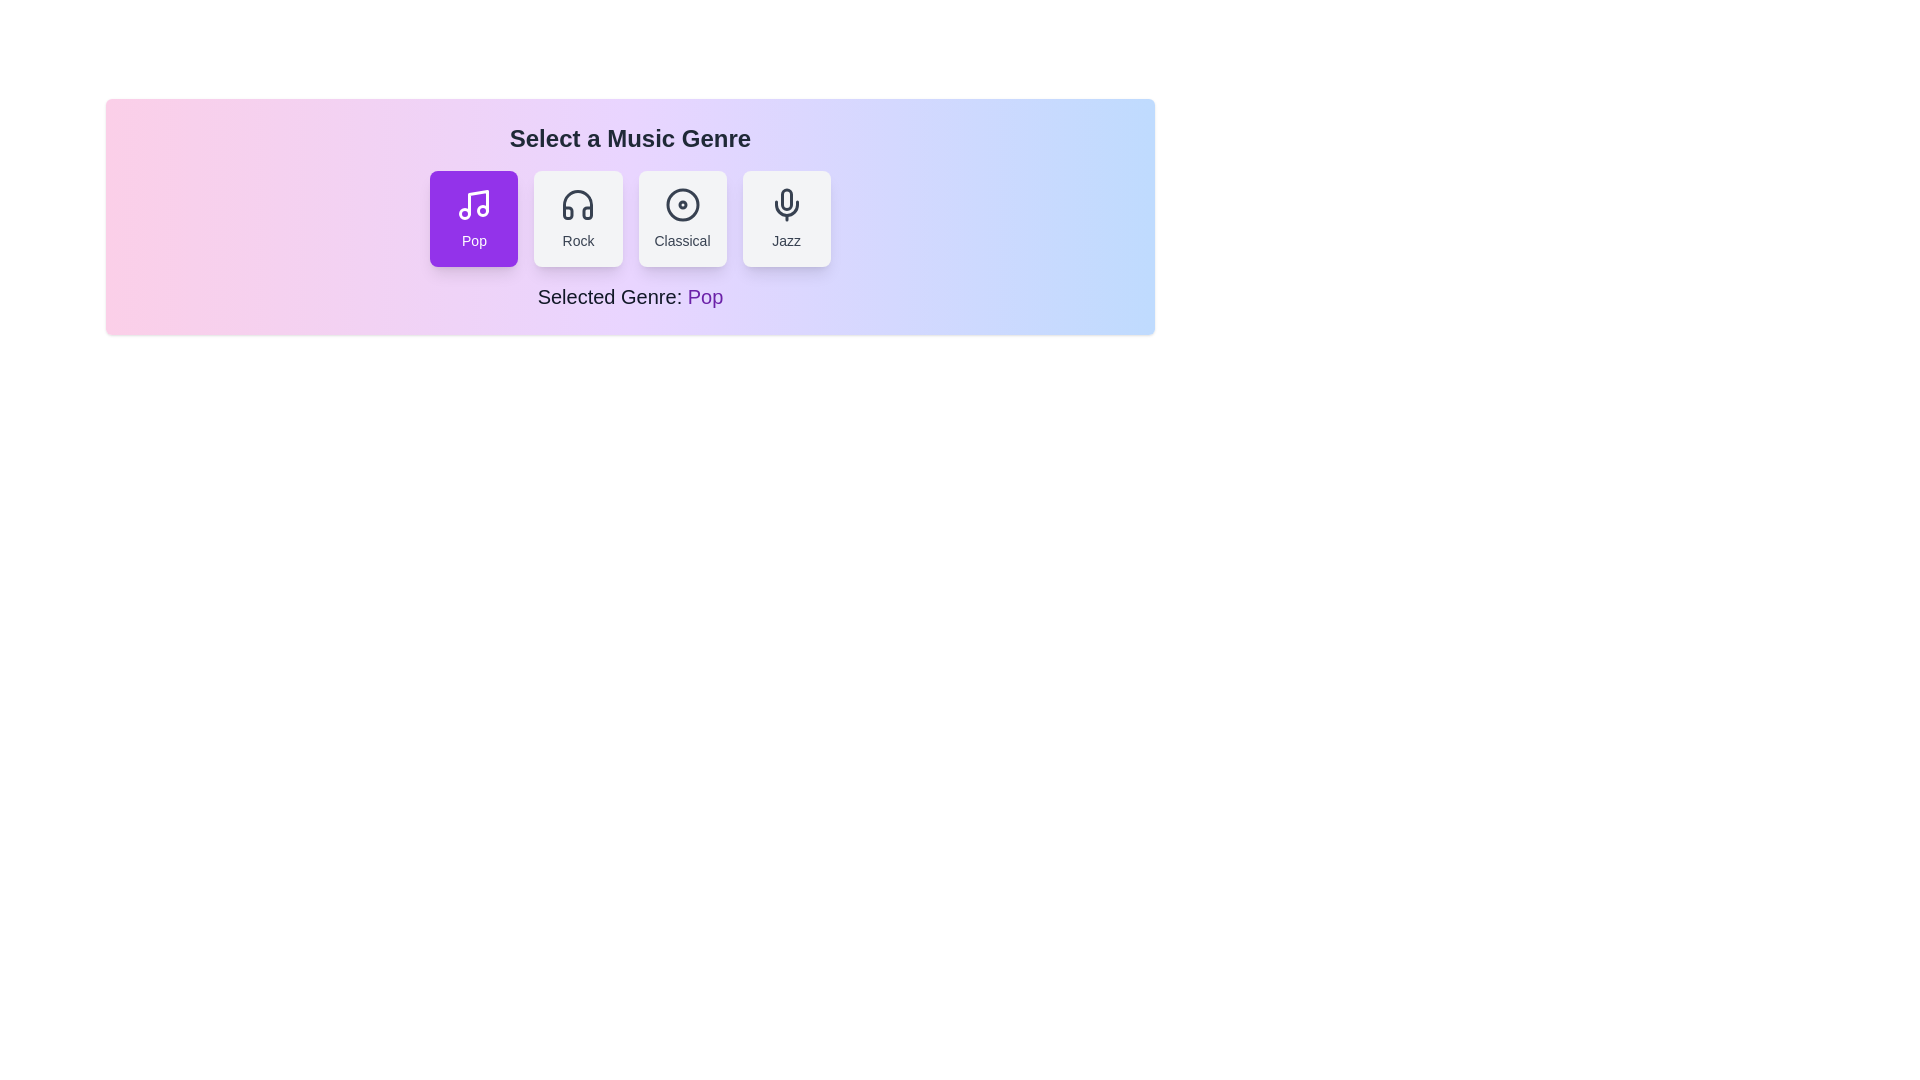 This screenshot has height=1080, width=1920. Describe the element at coordinates (785, 219) in the screenshot. I see `the button corresponding to the genre jazz` at that location.